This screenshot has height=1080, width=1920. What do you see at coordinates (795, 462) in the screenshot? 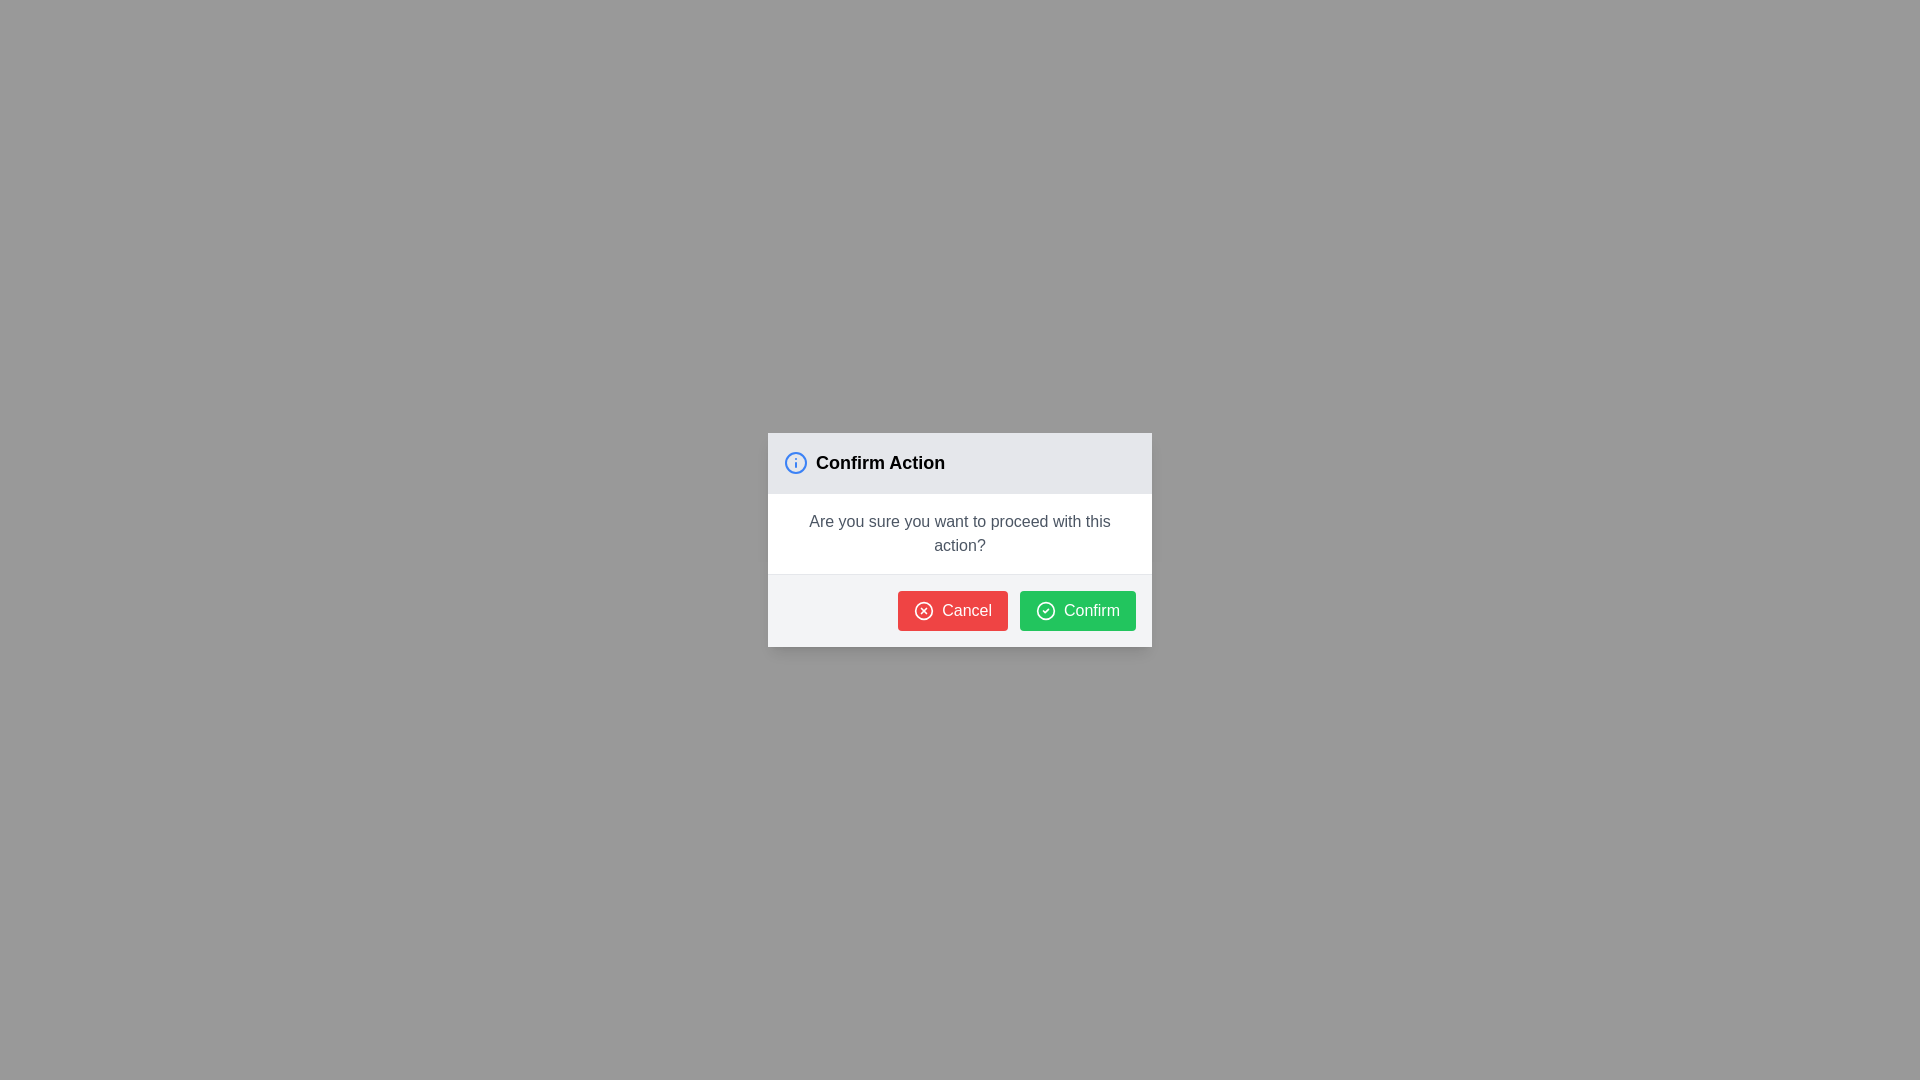
I see `the icon positioned to the left of the text label 'Confirm Action' for visual guidance` at bounding box center [795, 462].